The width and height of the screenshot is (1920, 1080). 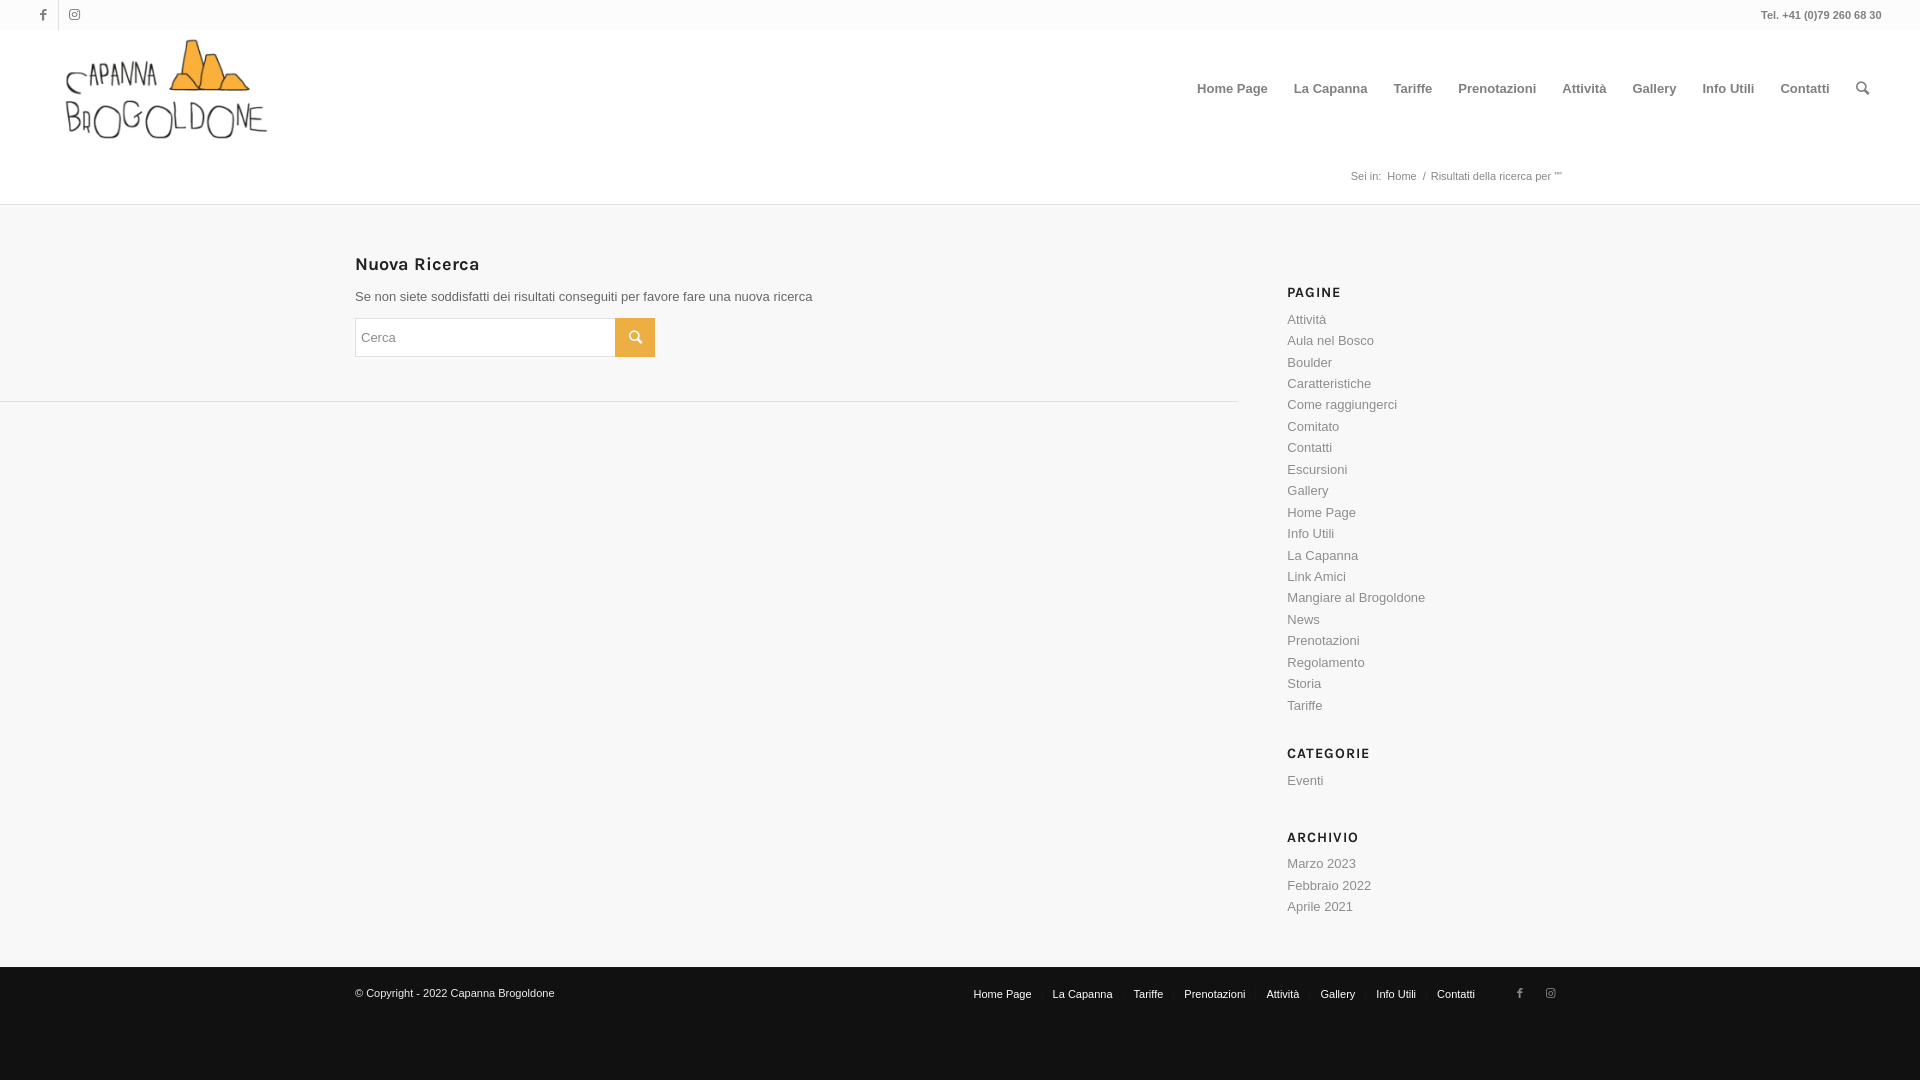 What do you see at coordinates (1316, 469) in the screenshot?
I see `'Escursioni'` at bounding box center [1316, 469].